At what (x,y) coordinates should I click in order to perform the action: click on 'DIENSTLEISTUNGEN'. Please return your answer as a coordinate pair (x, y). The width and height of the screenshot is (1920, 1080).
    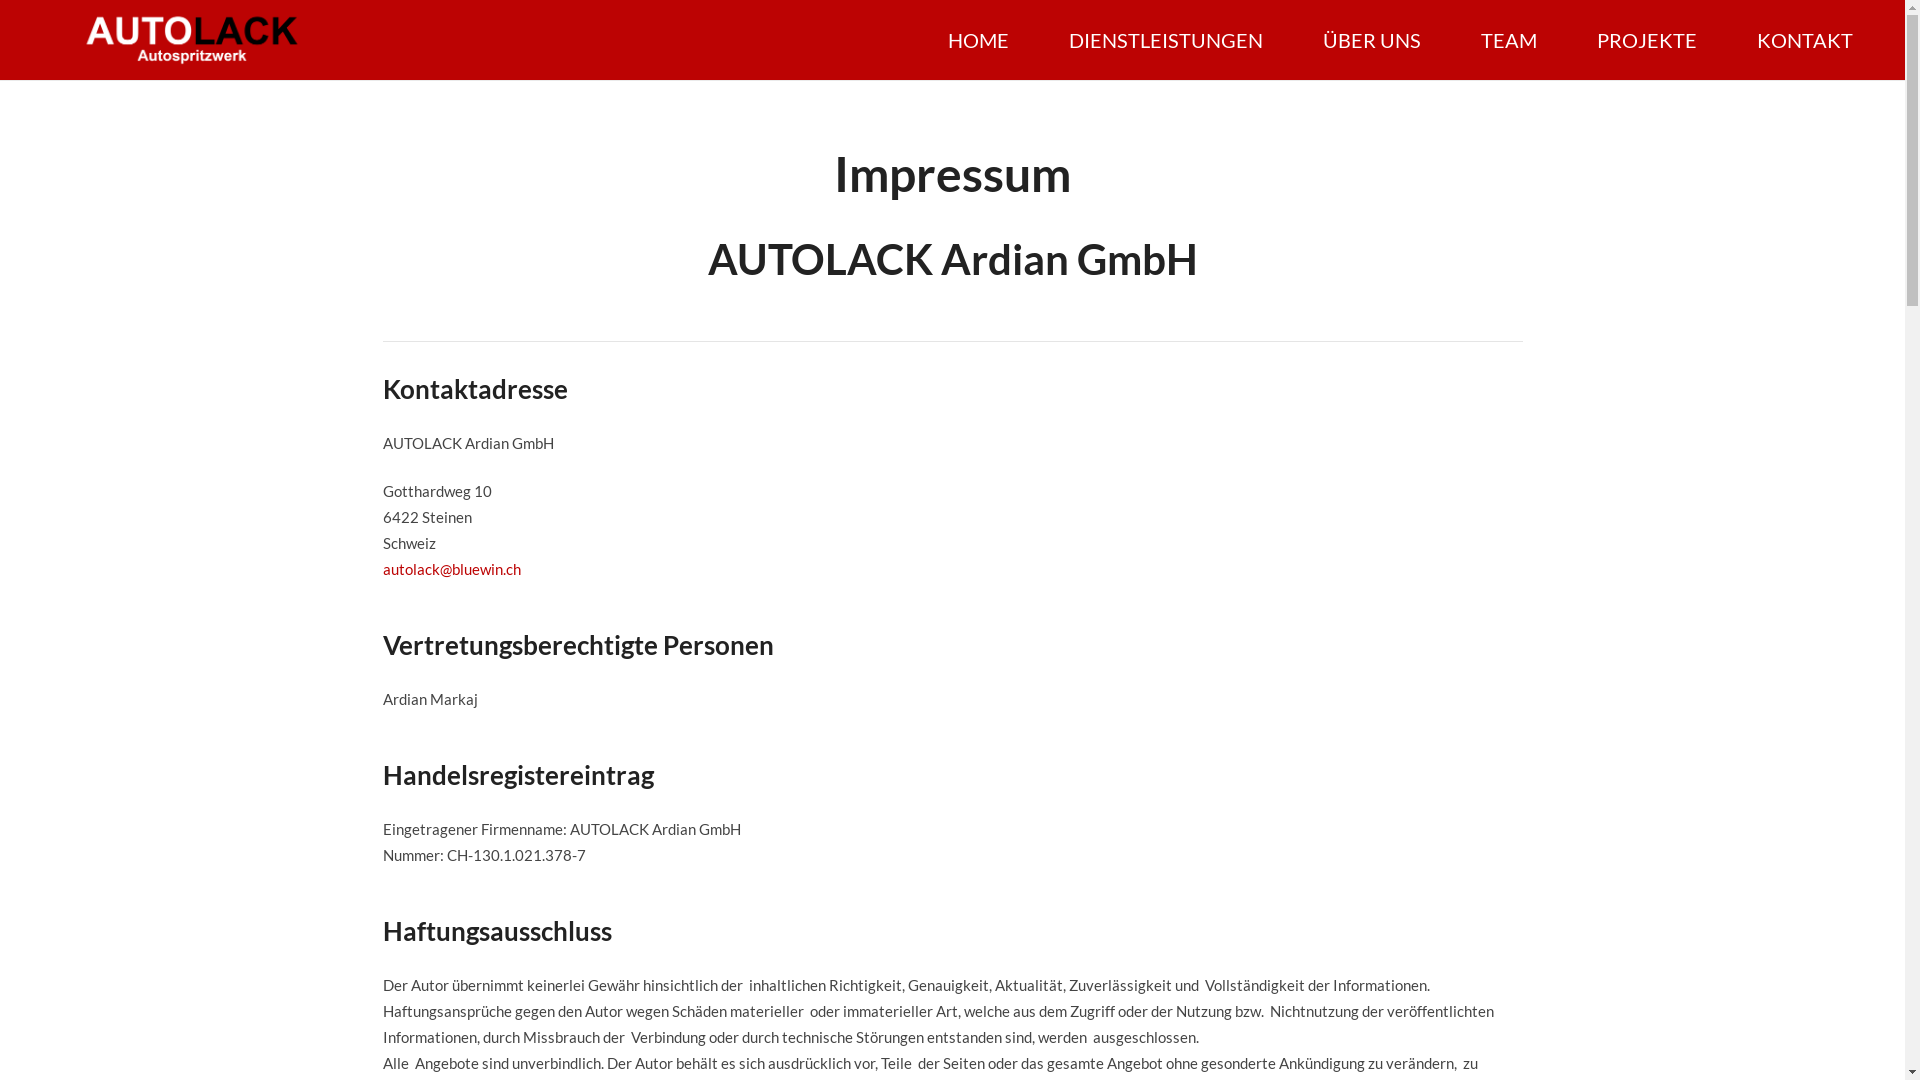
    Looking at the image, I should click on (1166, 39).